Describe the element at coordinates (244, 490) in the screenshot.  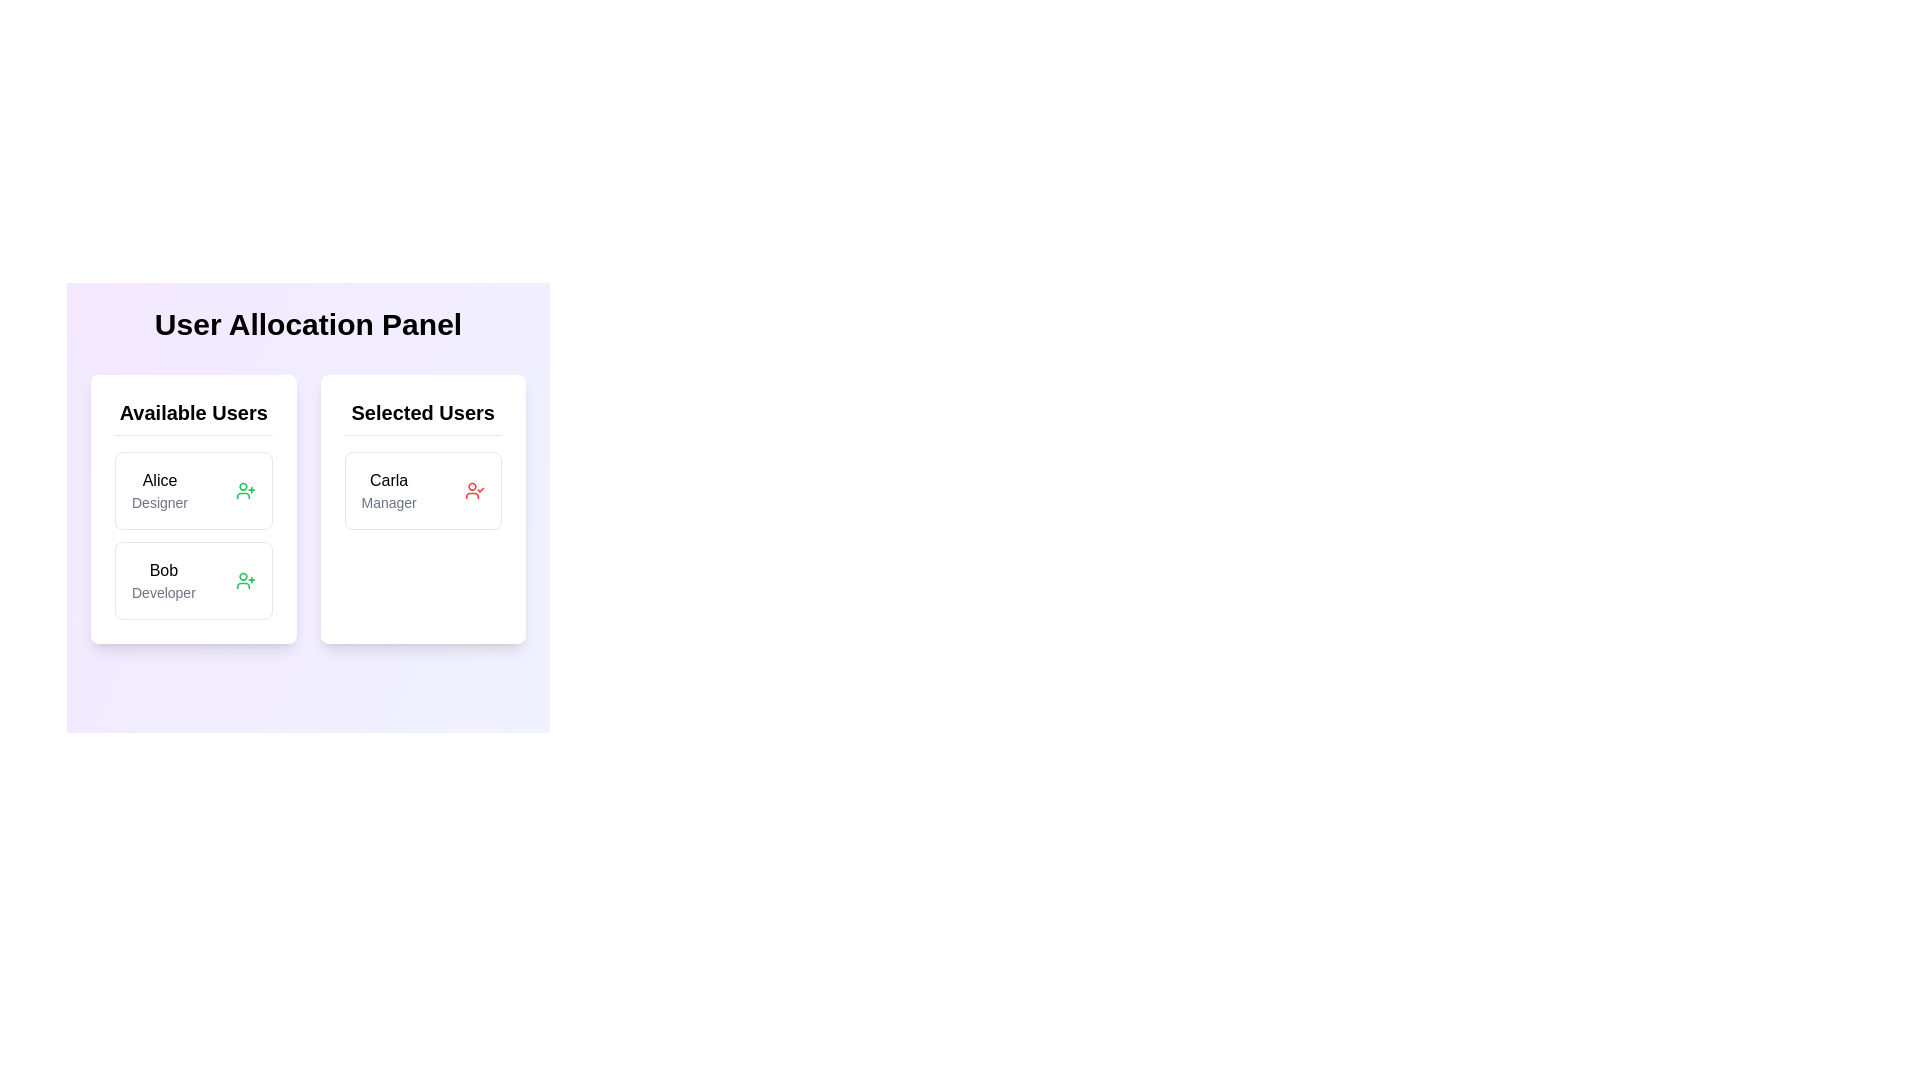
I see `the interactive icon button represented by an outlined user figure with a '+' sign, located next to 'Alice Designer' in the 'Available Users' section` at that location.